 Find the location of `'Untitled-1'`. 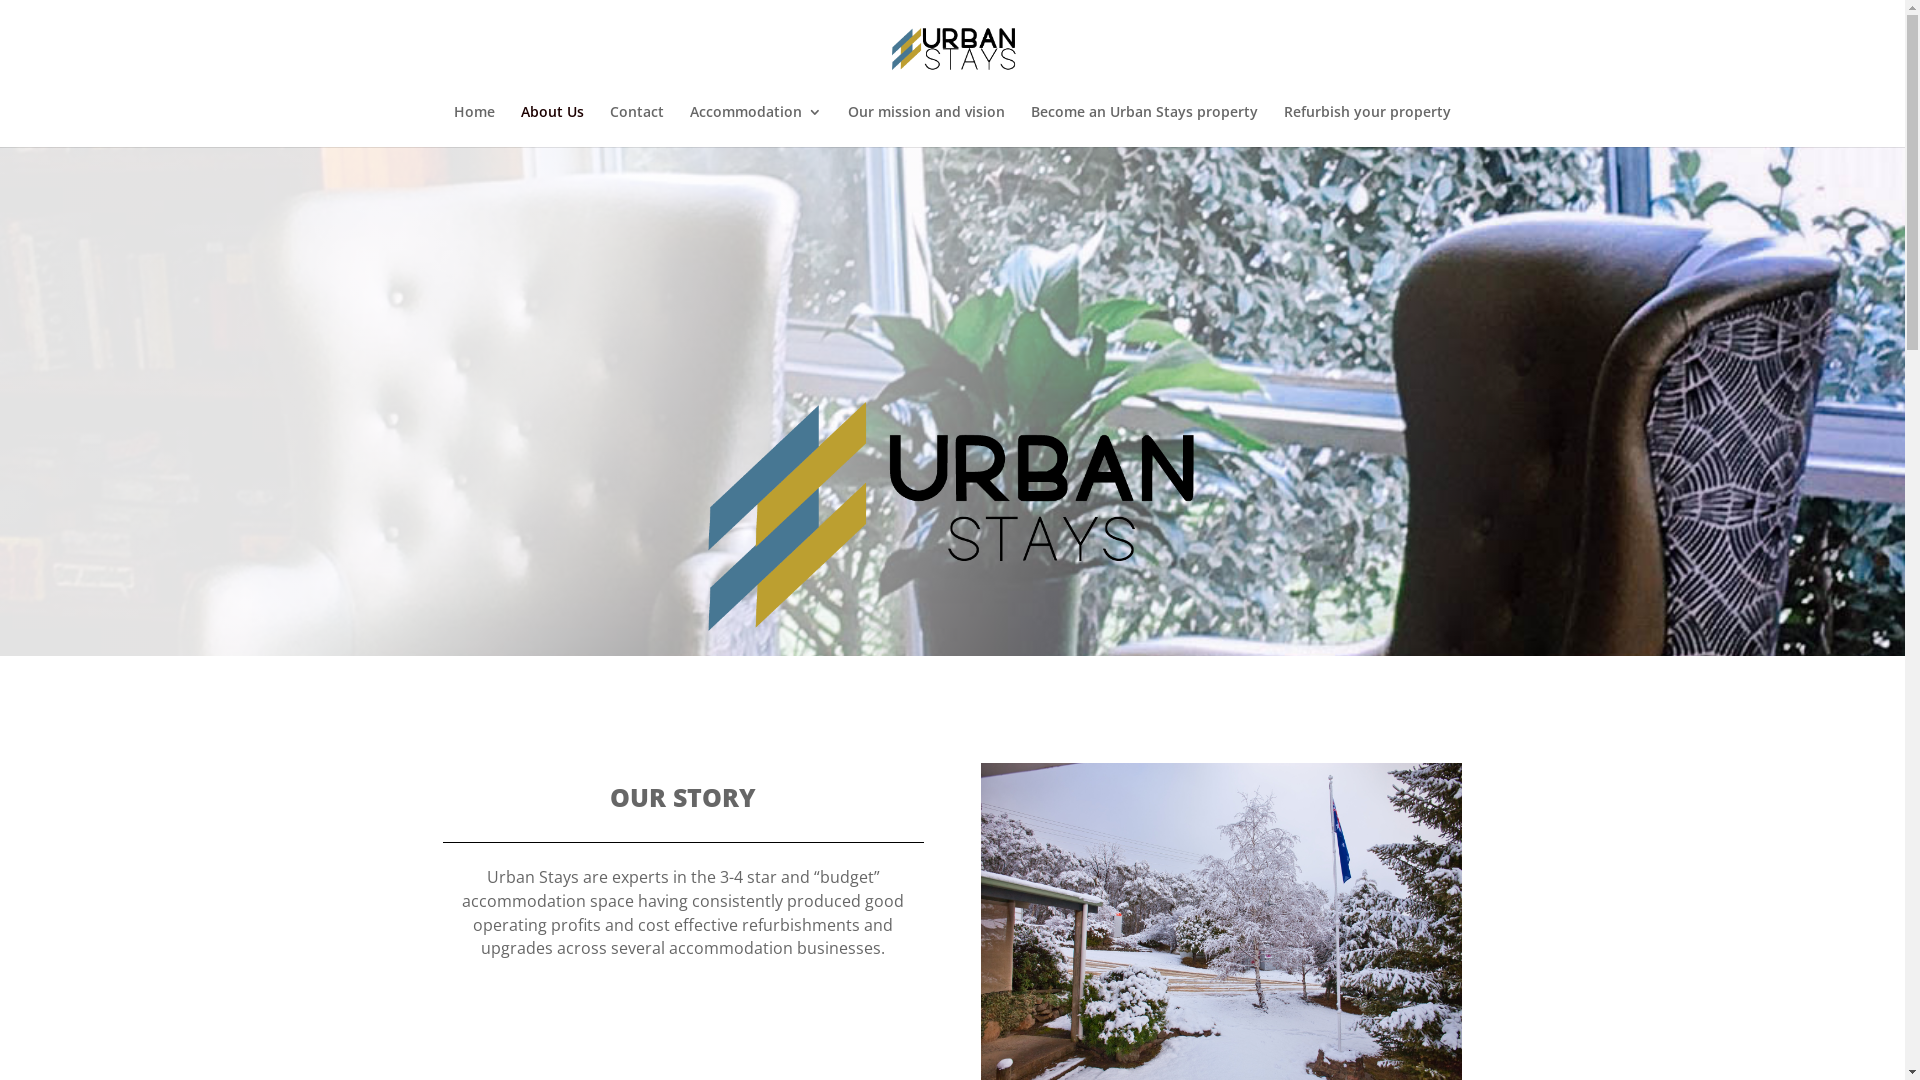

'Untitled-1' is located at coordinates (952, 515).